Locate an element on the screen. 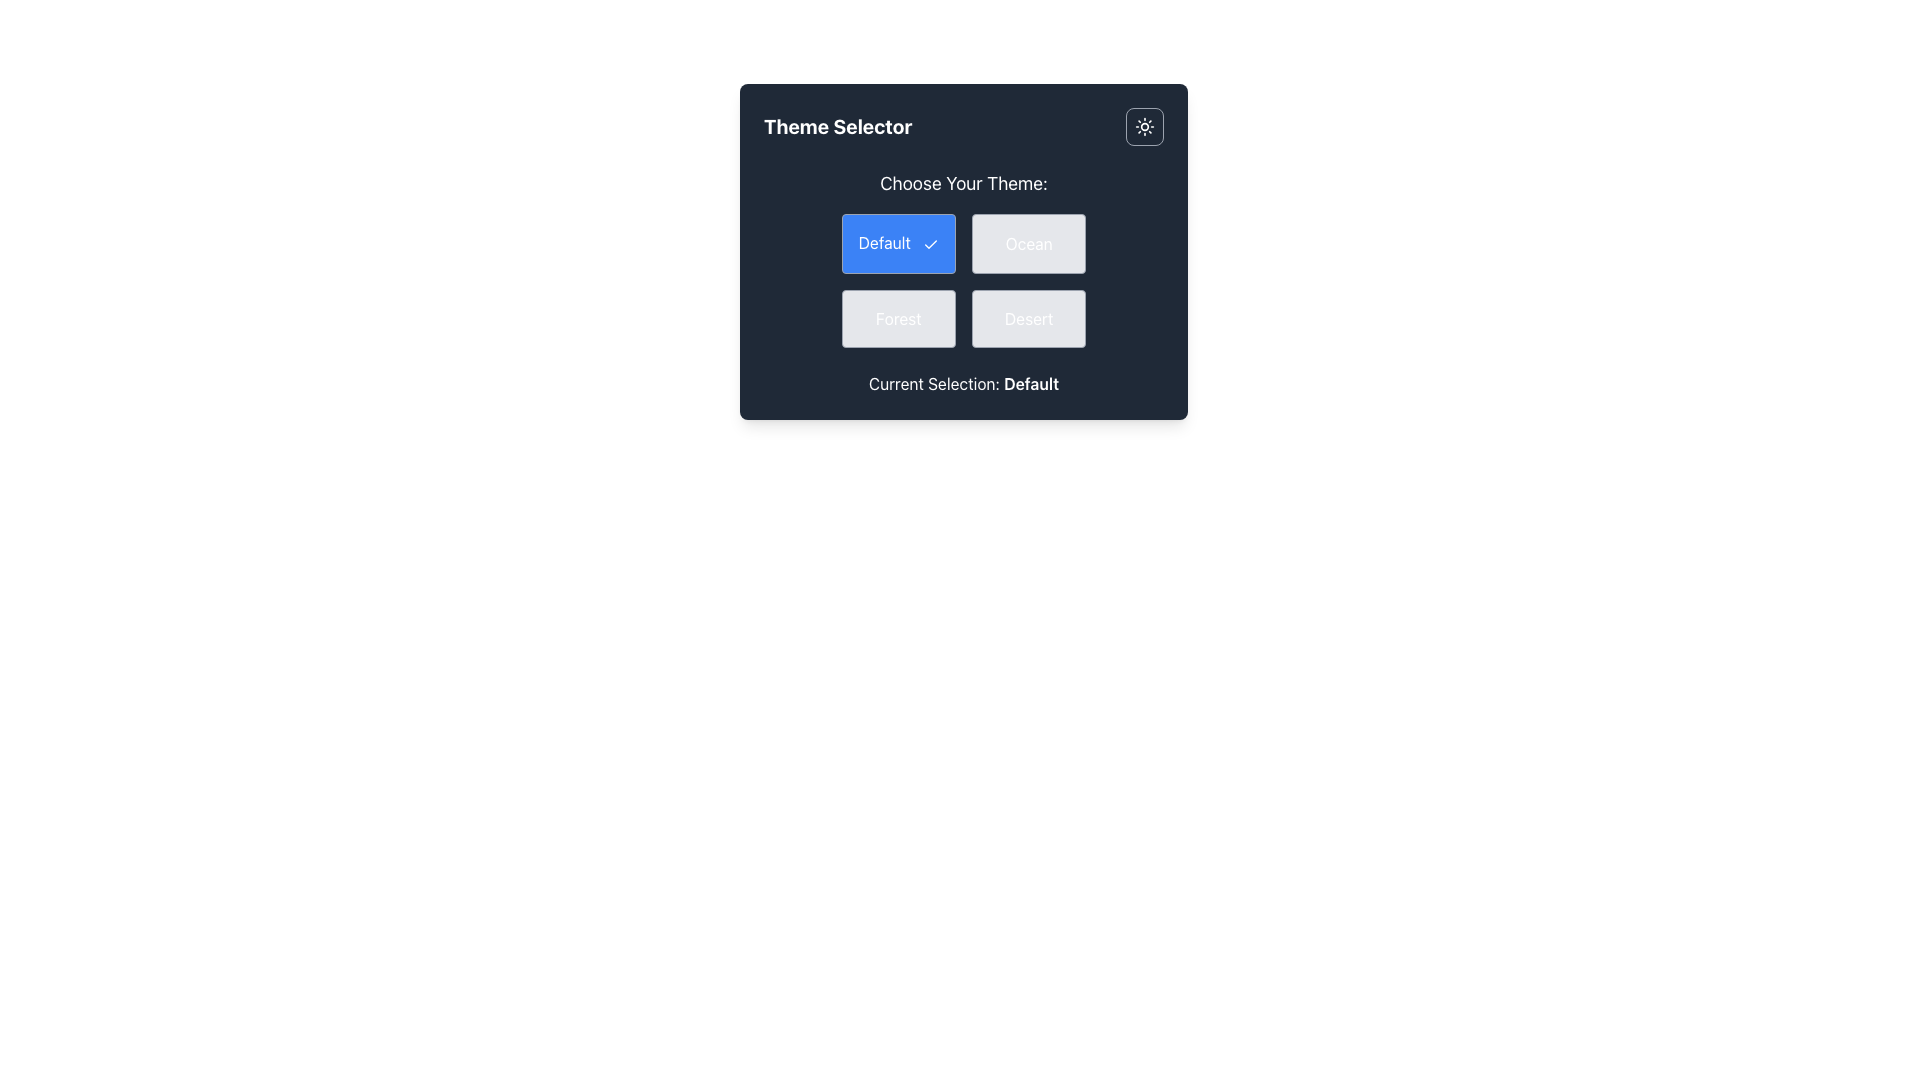 This screenshot has height=1080, width=1920. the text label that indicates the currently selected theme, which is 'Default', located at the bottom of the 'Theme Selector' panel is located at coordinates (964, 382).